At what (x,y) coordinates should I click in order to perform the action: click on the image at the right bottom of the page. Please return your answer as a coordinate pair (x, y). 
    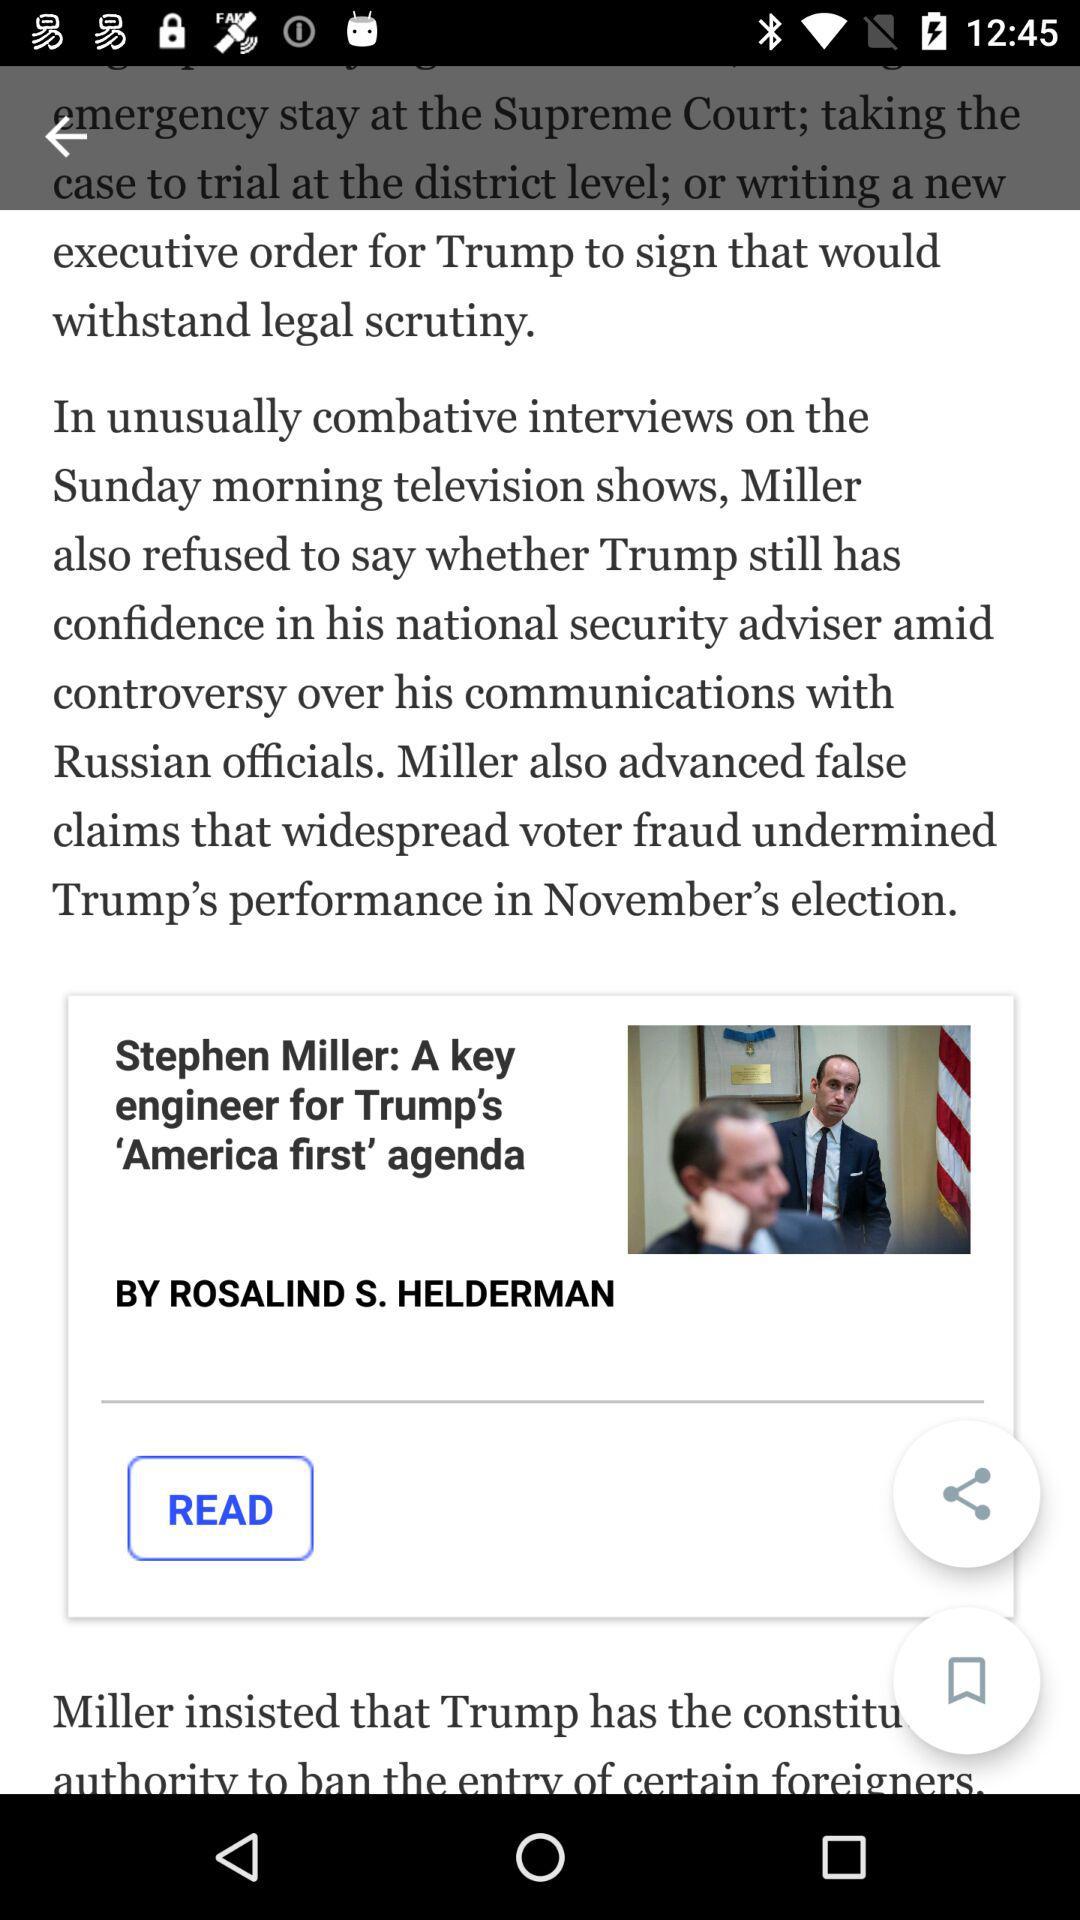
    Looking at the image, I should click on (798, 1139).